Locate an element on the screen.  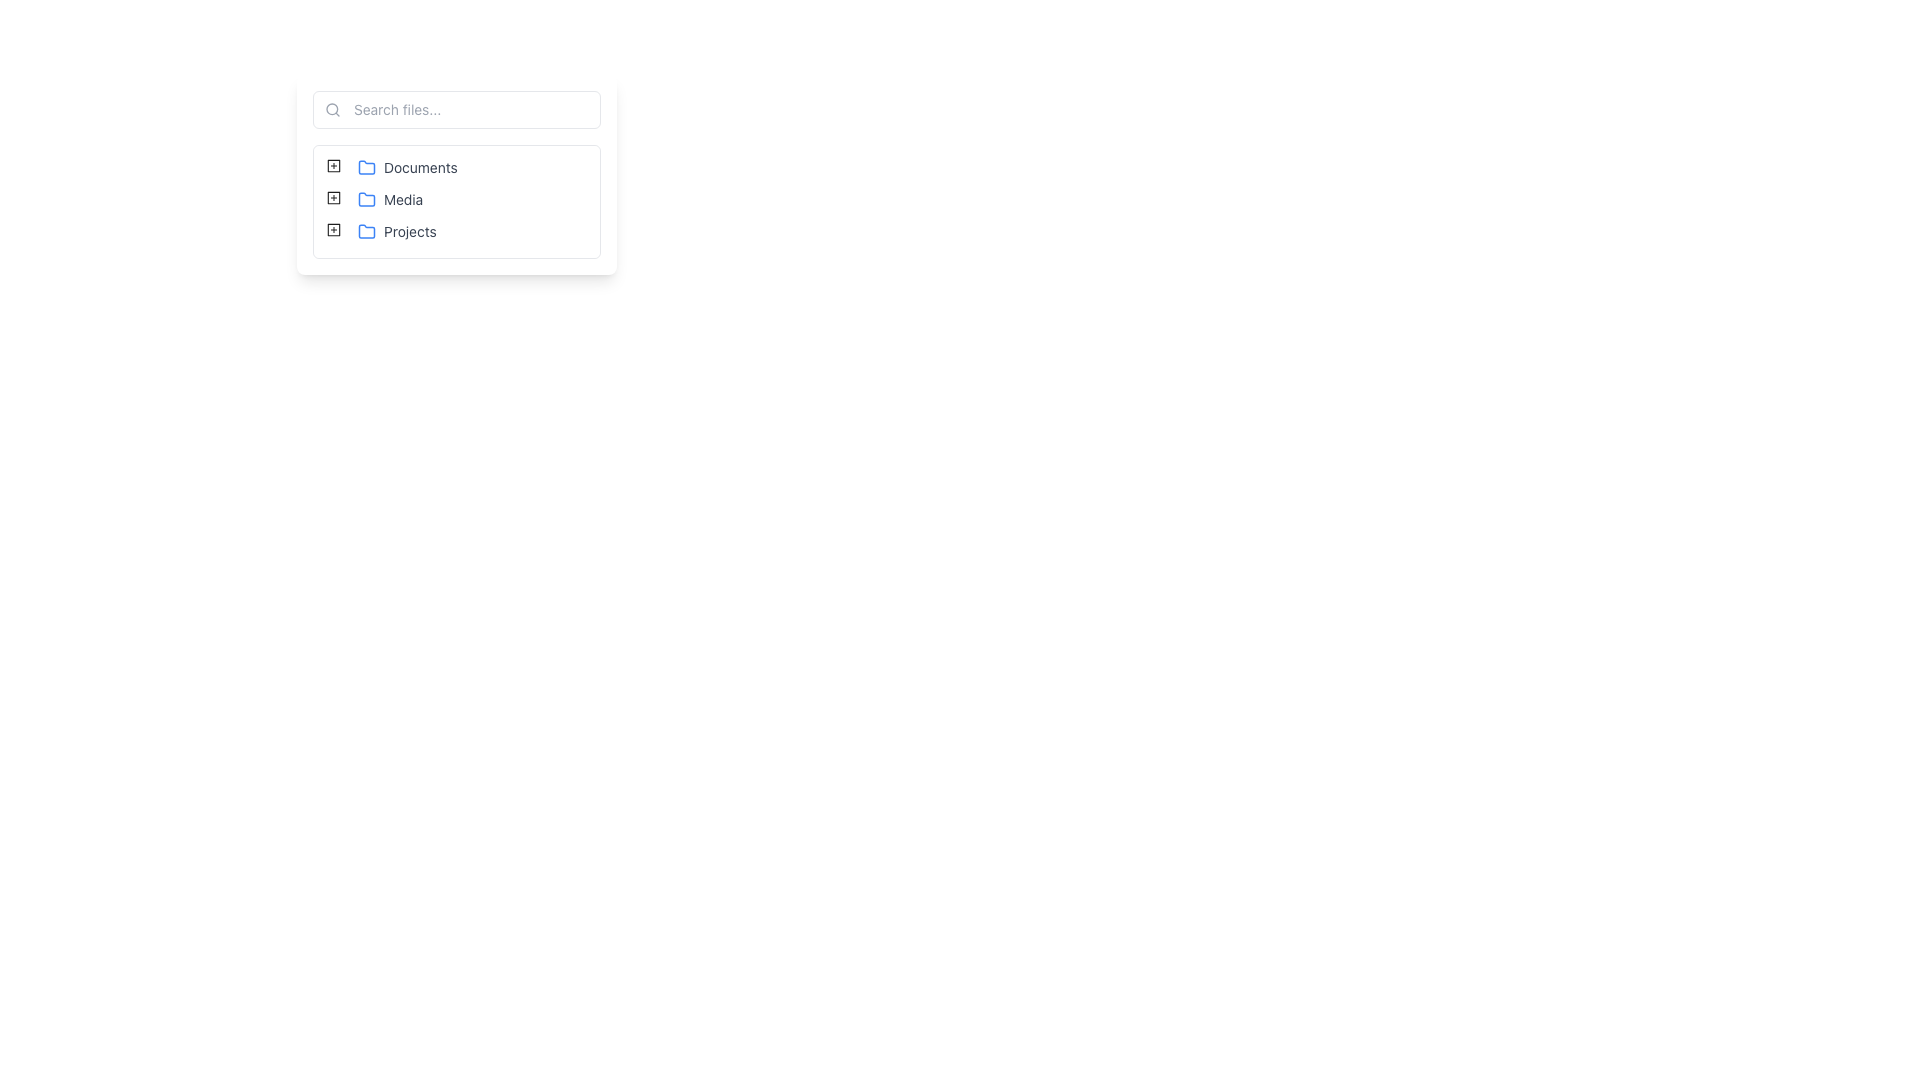
the graphical framing icon, which is a square outline with rounded corners, positioned to the left of the 'Documents' item in the list interface is located at coordinates (334, 164).